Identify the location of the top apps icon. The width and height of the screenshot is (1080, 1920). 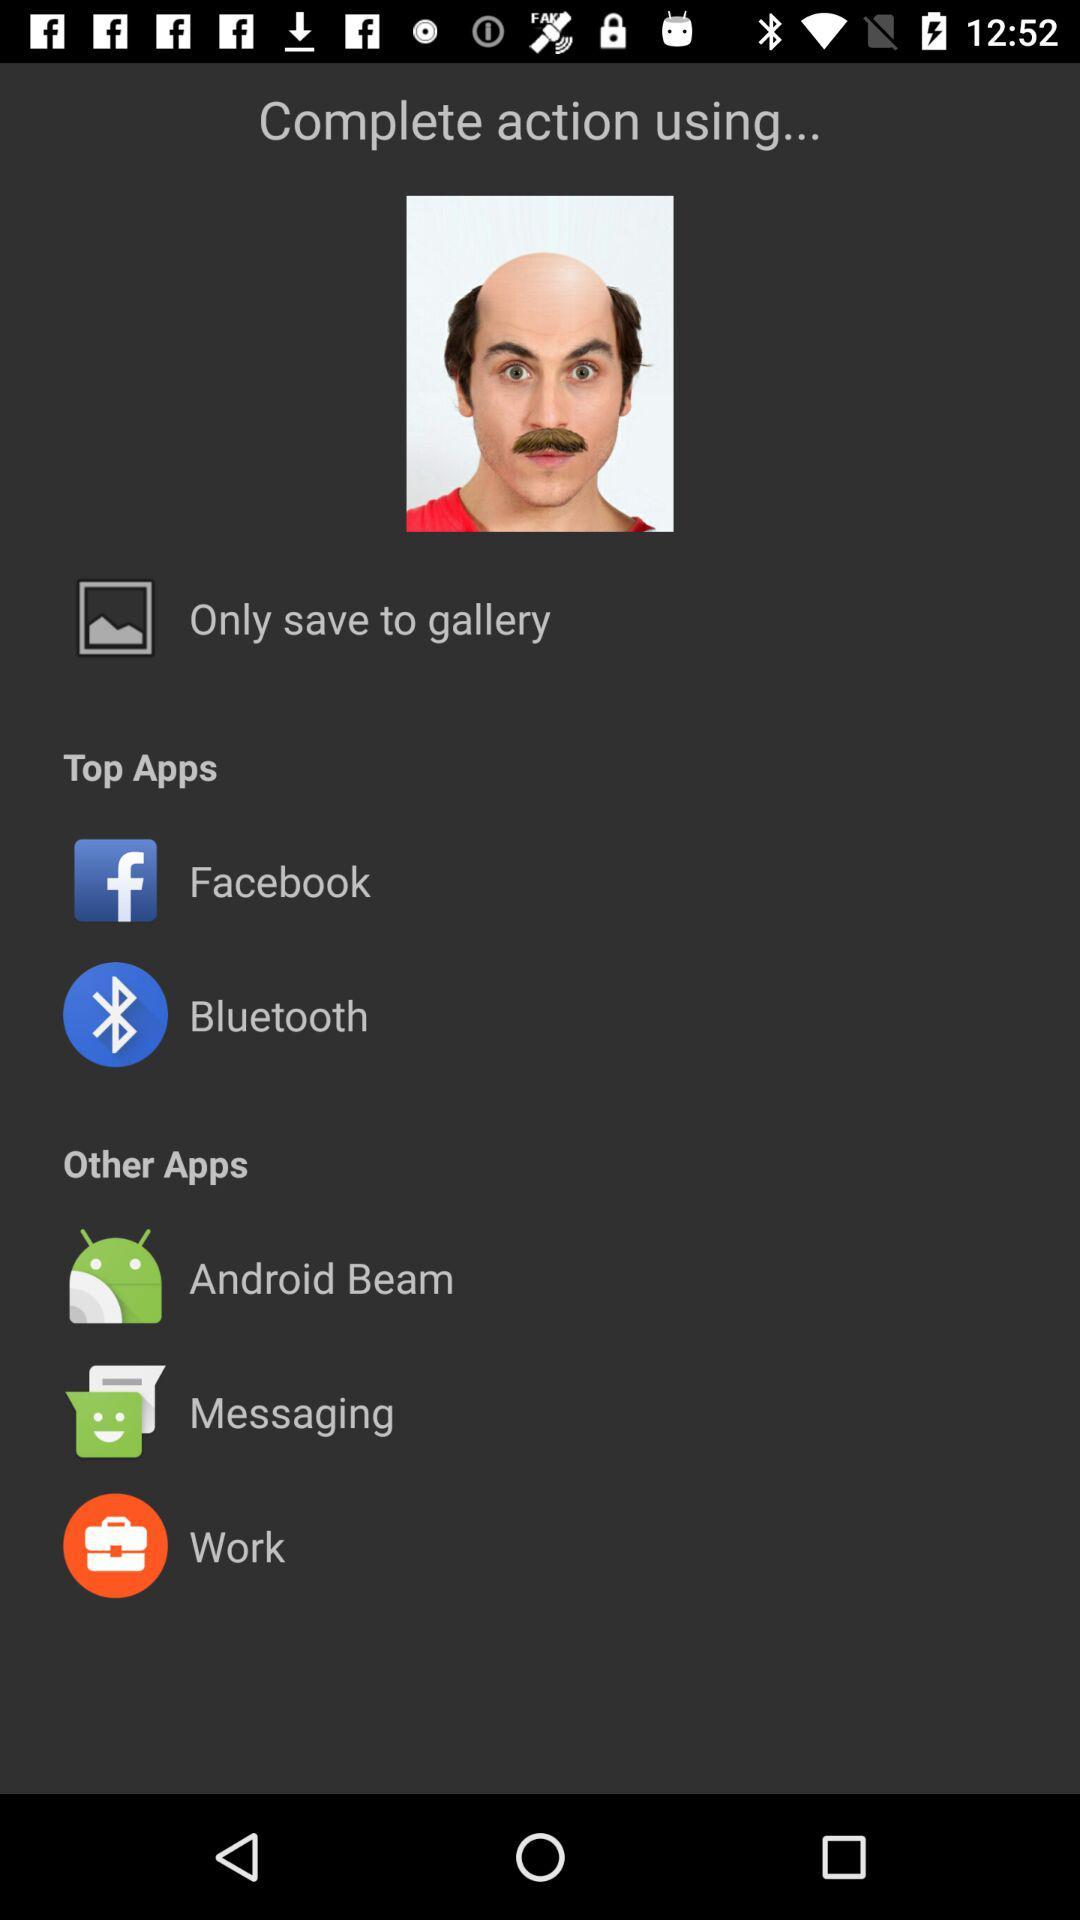
(139, 765).